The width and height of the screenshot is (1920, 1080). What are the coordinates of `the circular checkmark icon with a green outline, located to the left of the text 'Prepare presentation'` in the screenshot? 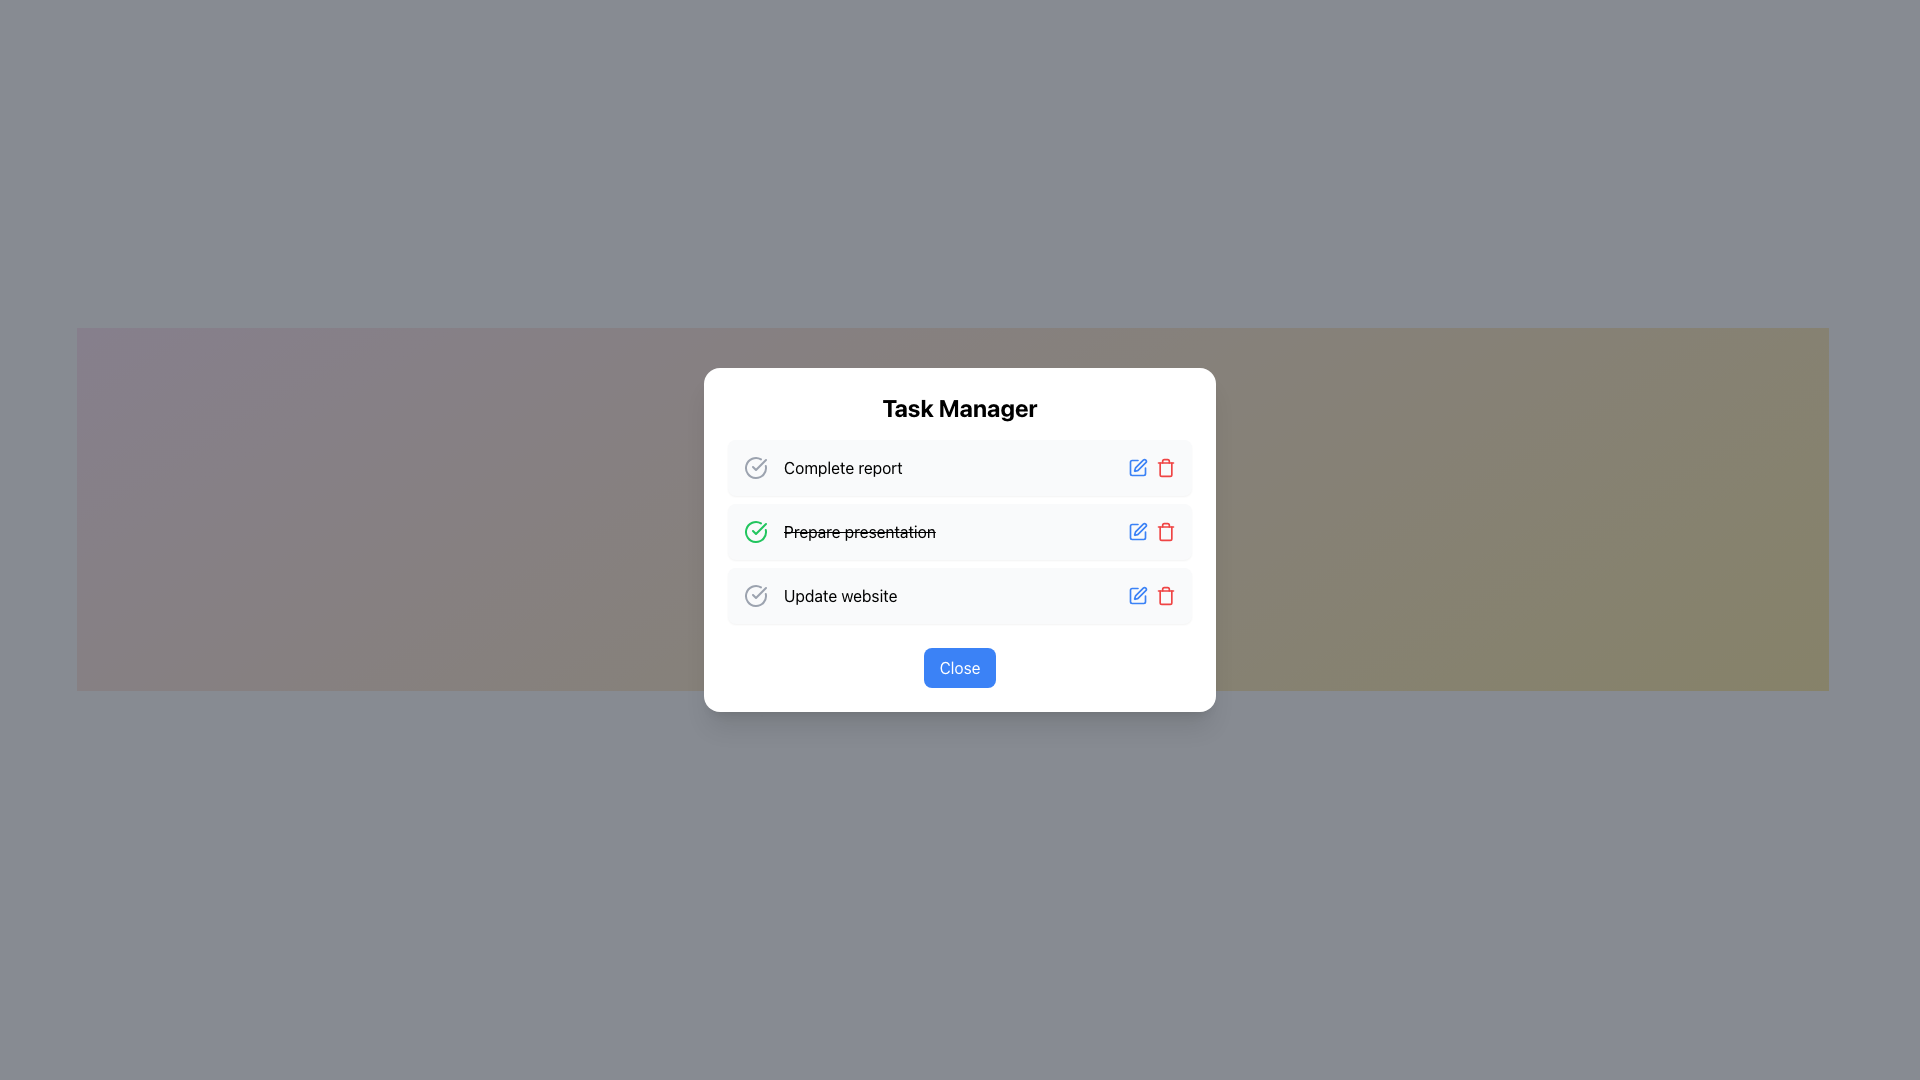 It's located at (754, 531).